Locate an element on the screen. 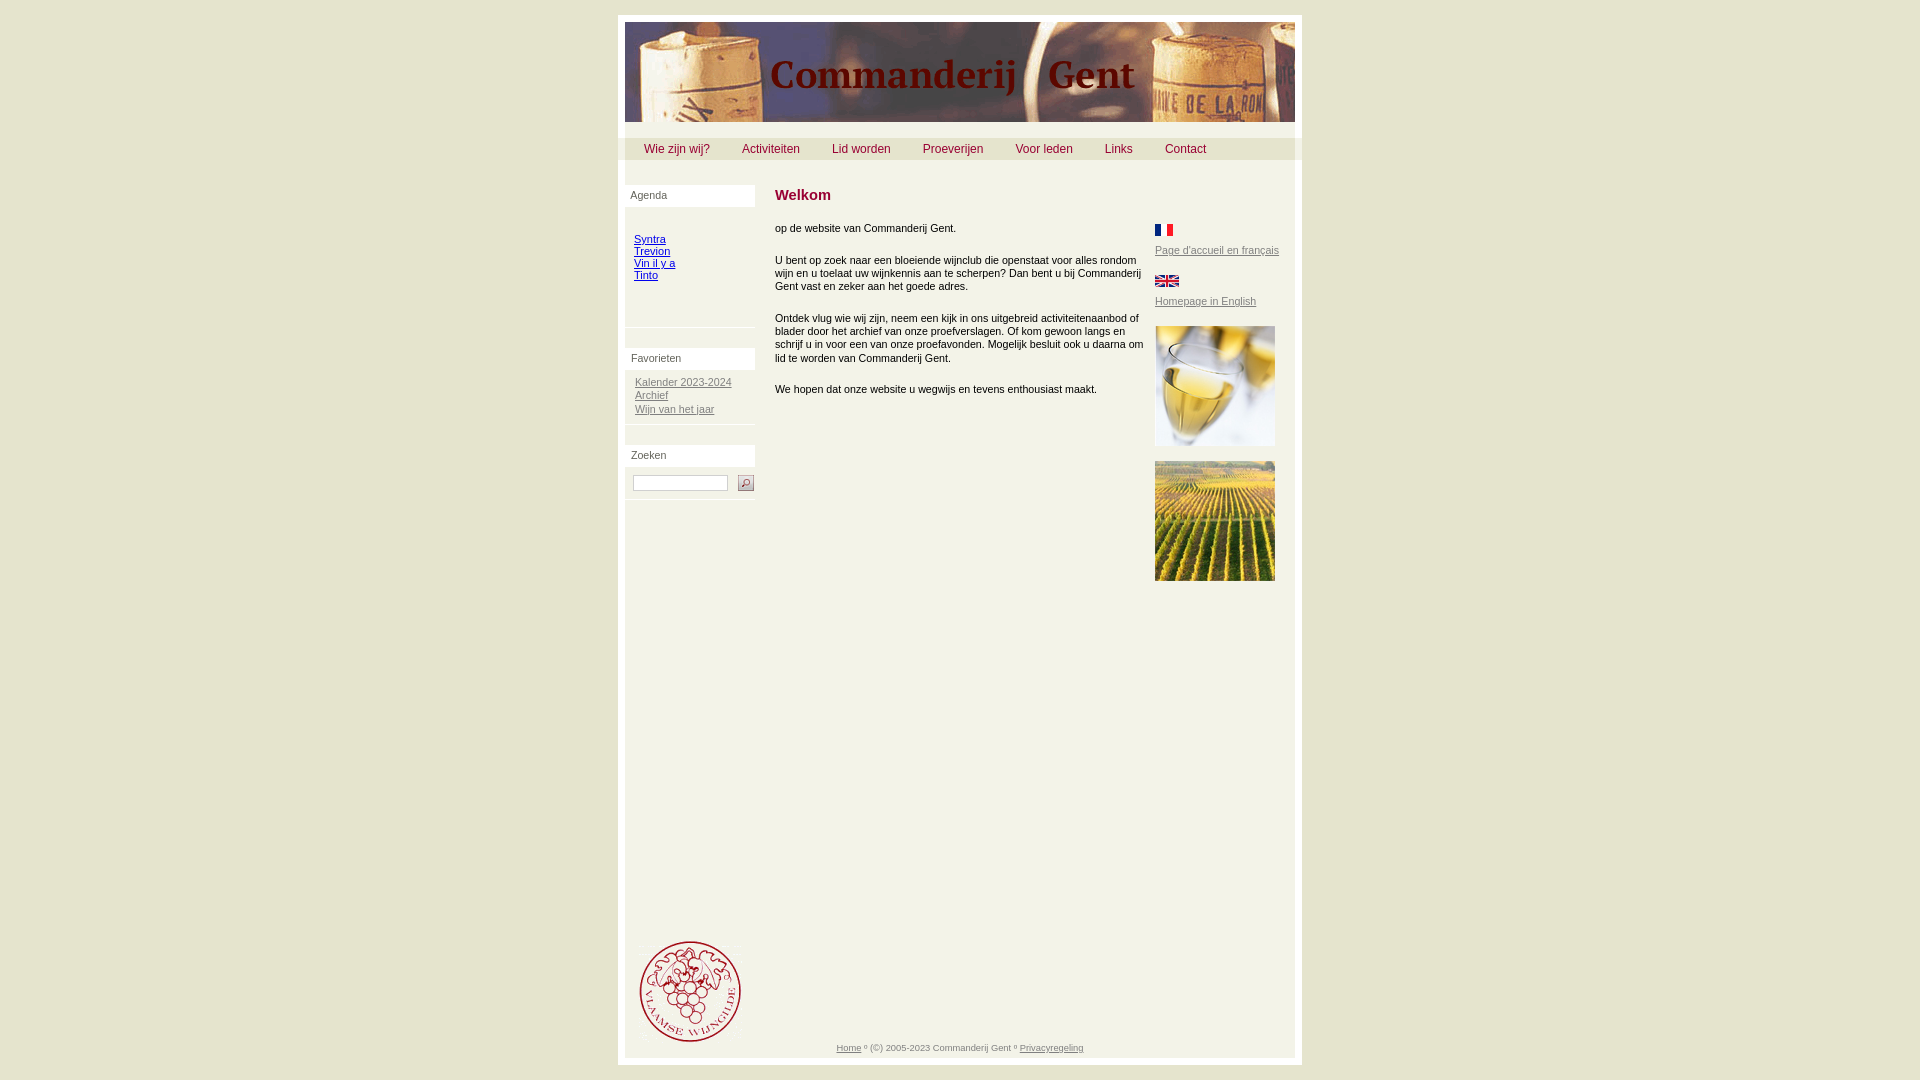 This screenshot has width=1920, height=1080. 'Wie zijn wij?' is located at coordinates (676, 148).